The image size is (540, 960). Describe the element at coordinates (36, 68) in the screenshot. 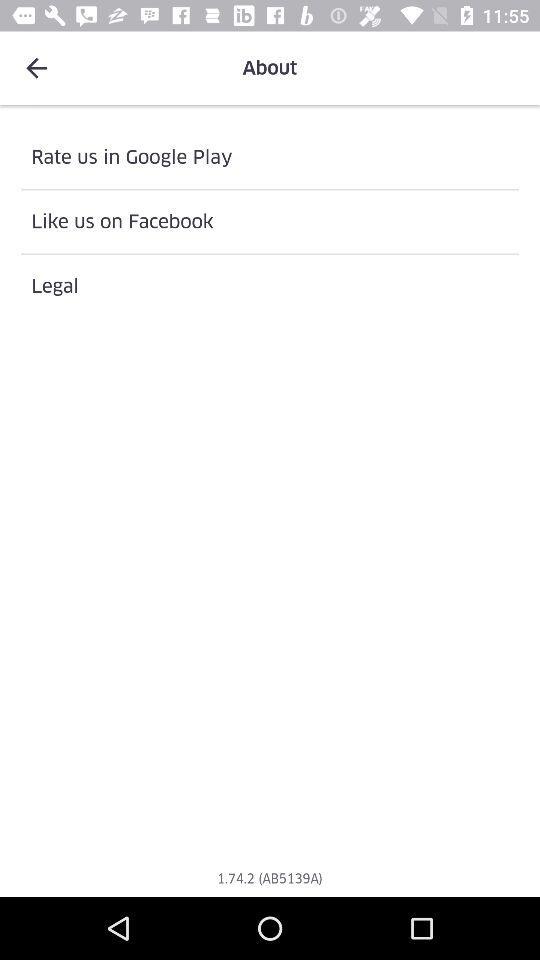

I see `icon next to the about` at that location.